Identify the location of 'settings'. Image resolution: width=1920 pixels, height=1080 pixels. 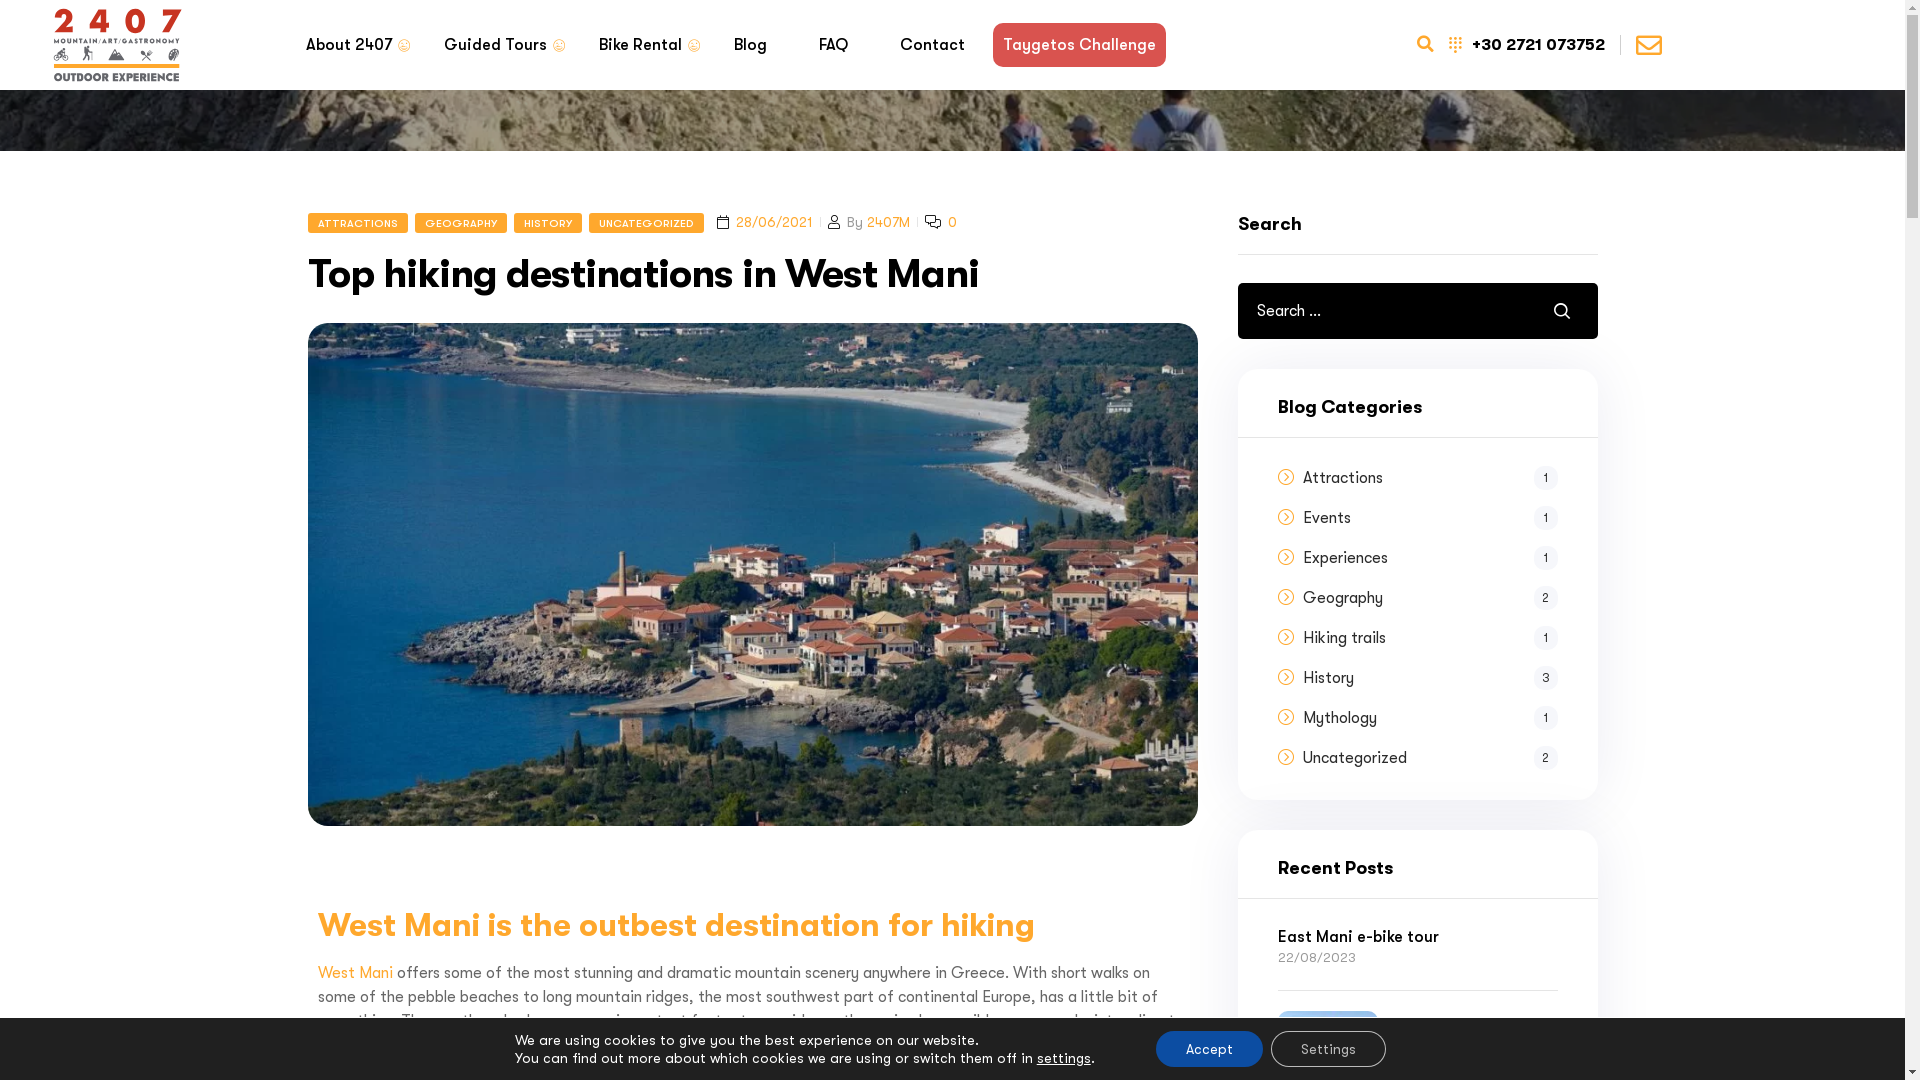
(1063, 1056).